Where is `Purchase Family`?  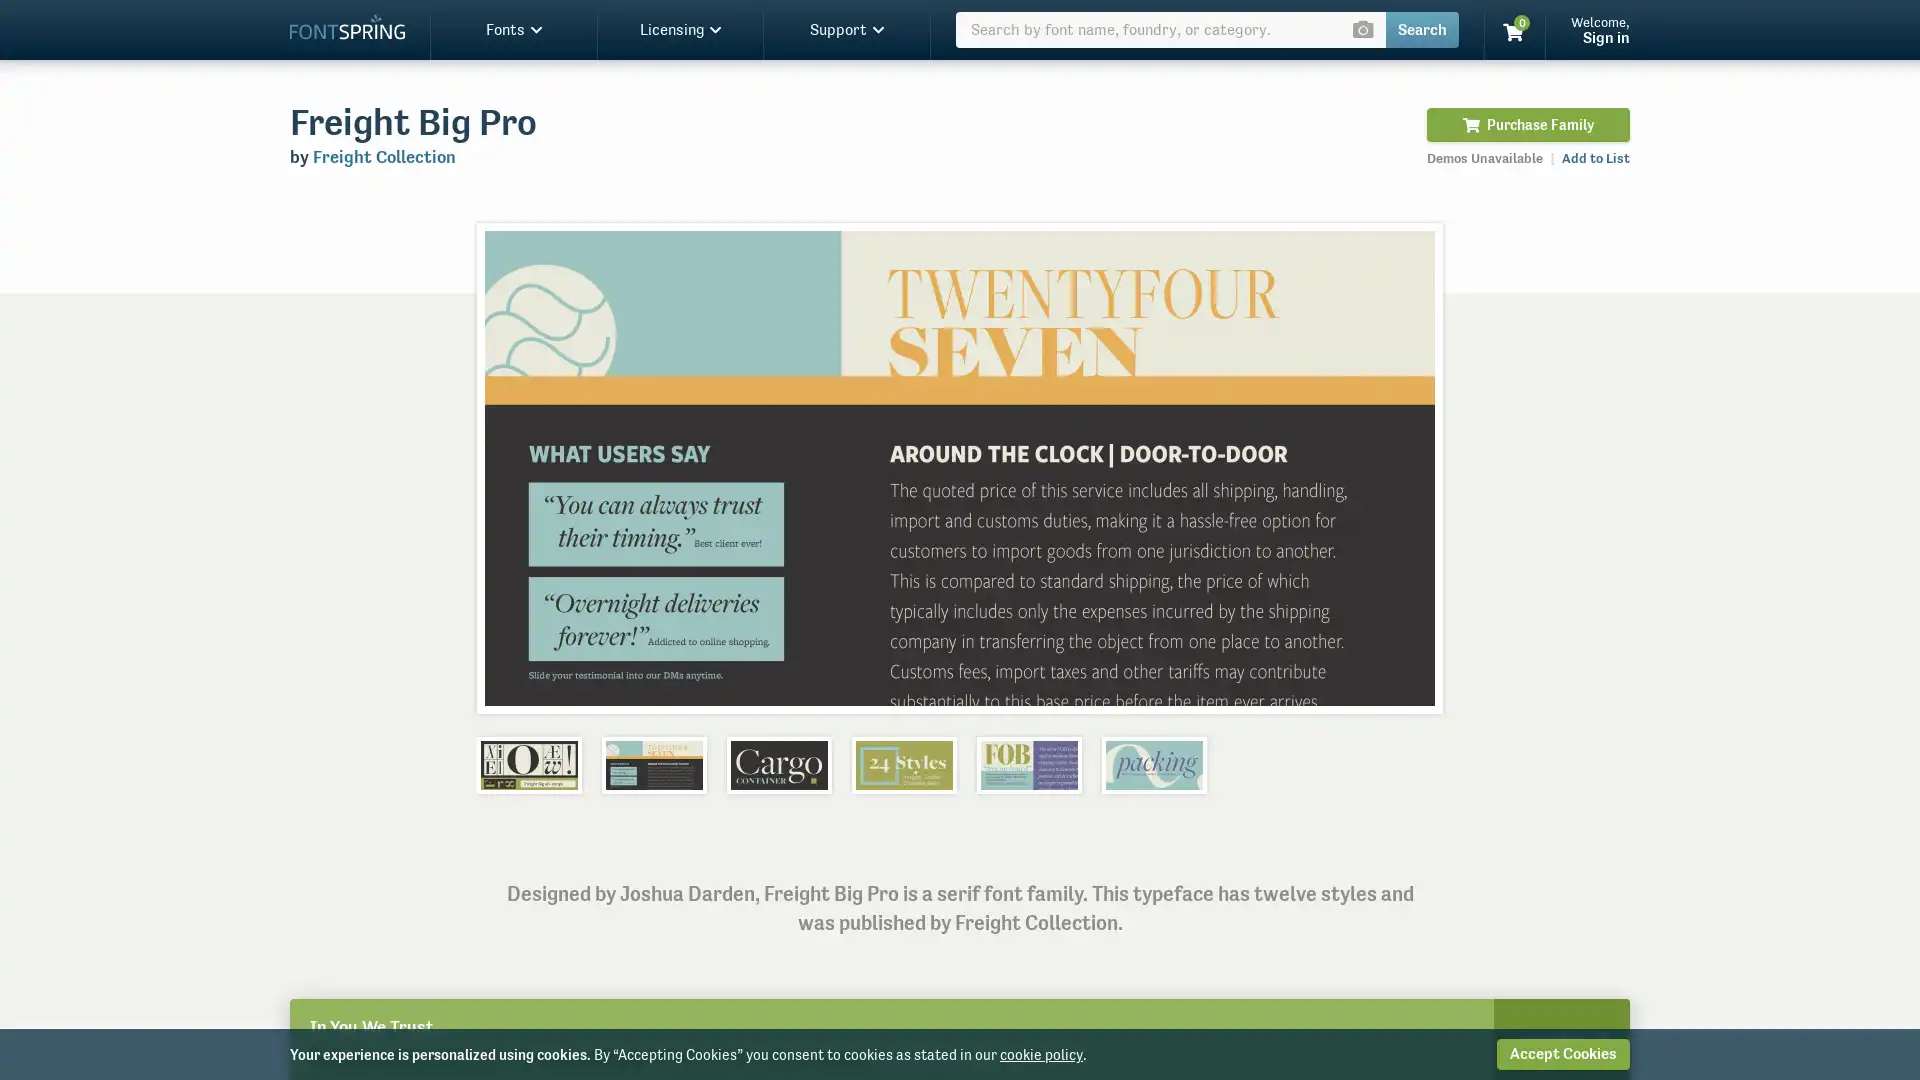
Purchase Family is located at coordinates (1527, 124).